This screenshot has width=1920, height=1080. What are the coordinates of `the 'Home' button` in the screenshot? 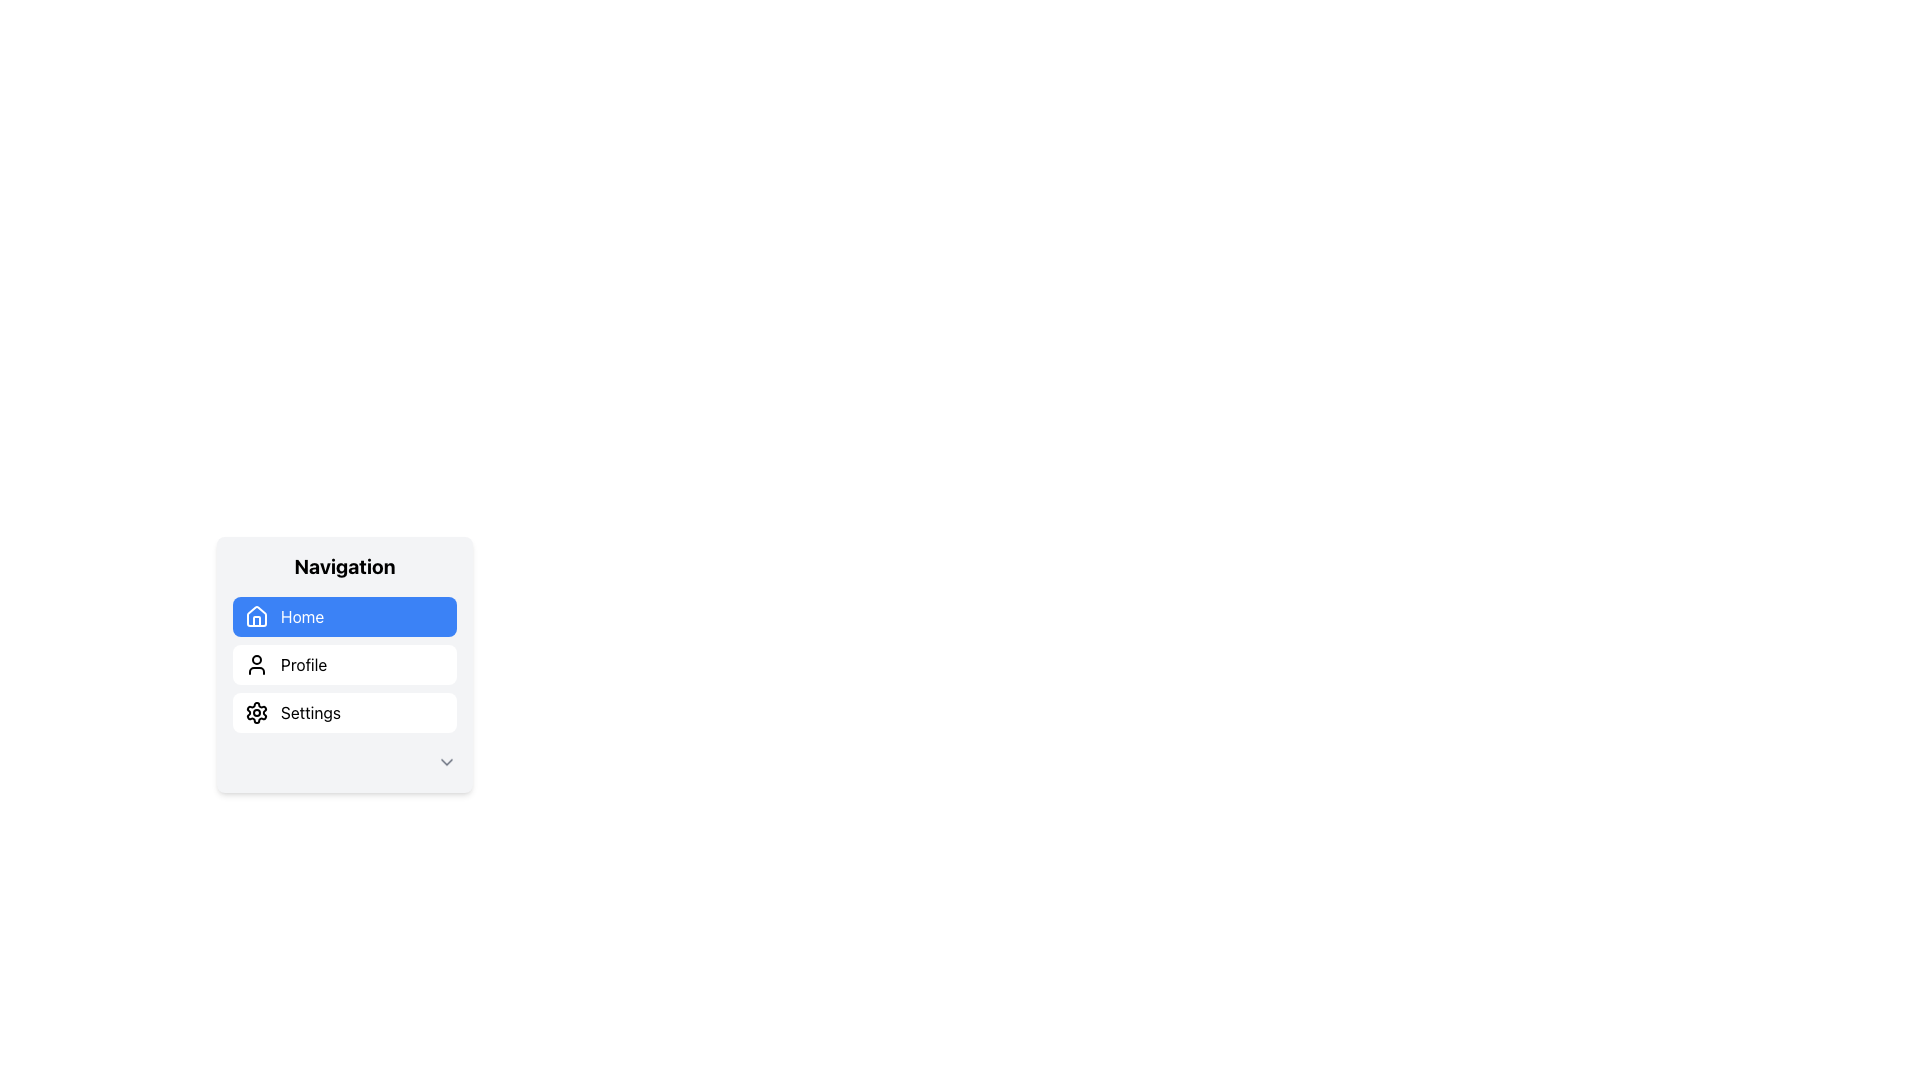 It's located at (345, 616).